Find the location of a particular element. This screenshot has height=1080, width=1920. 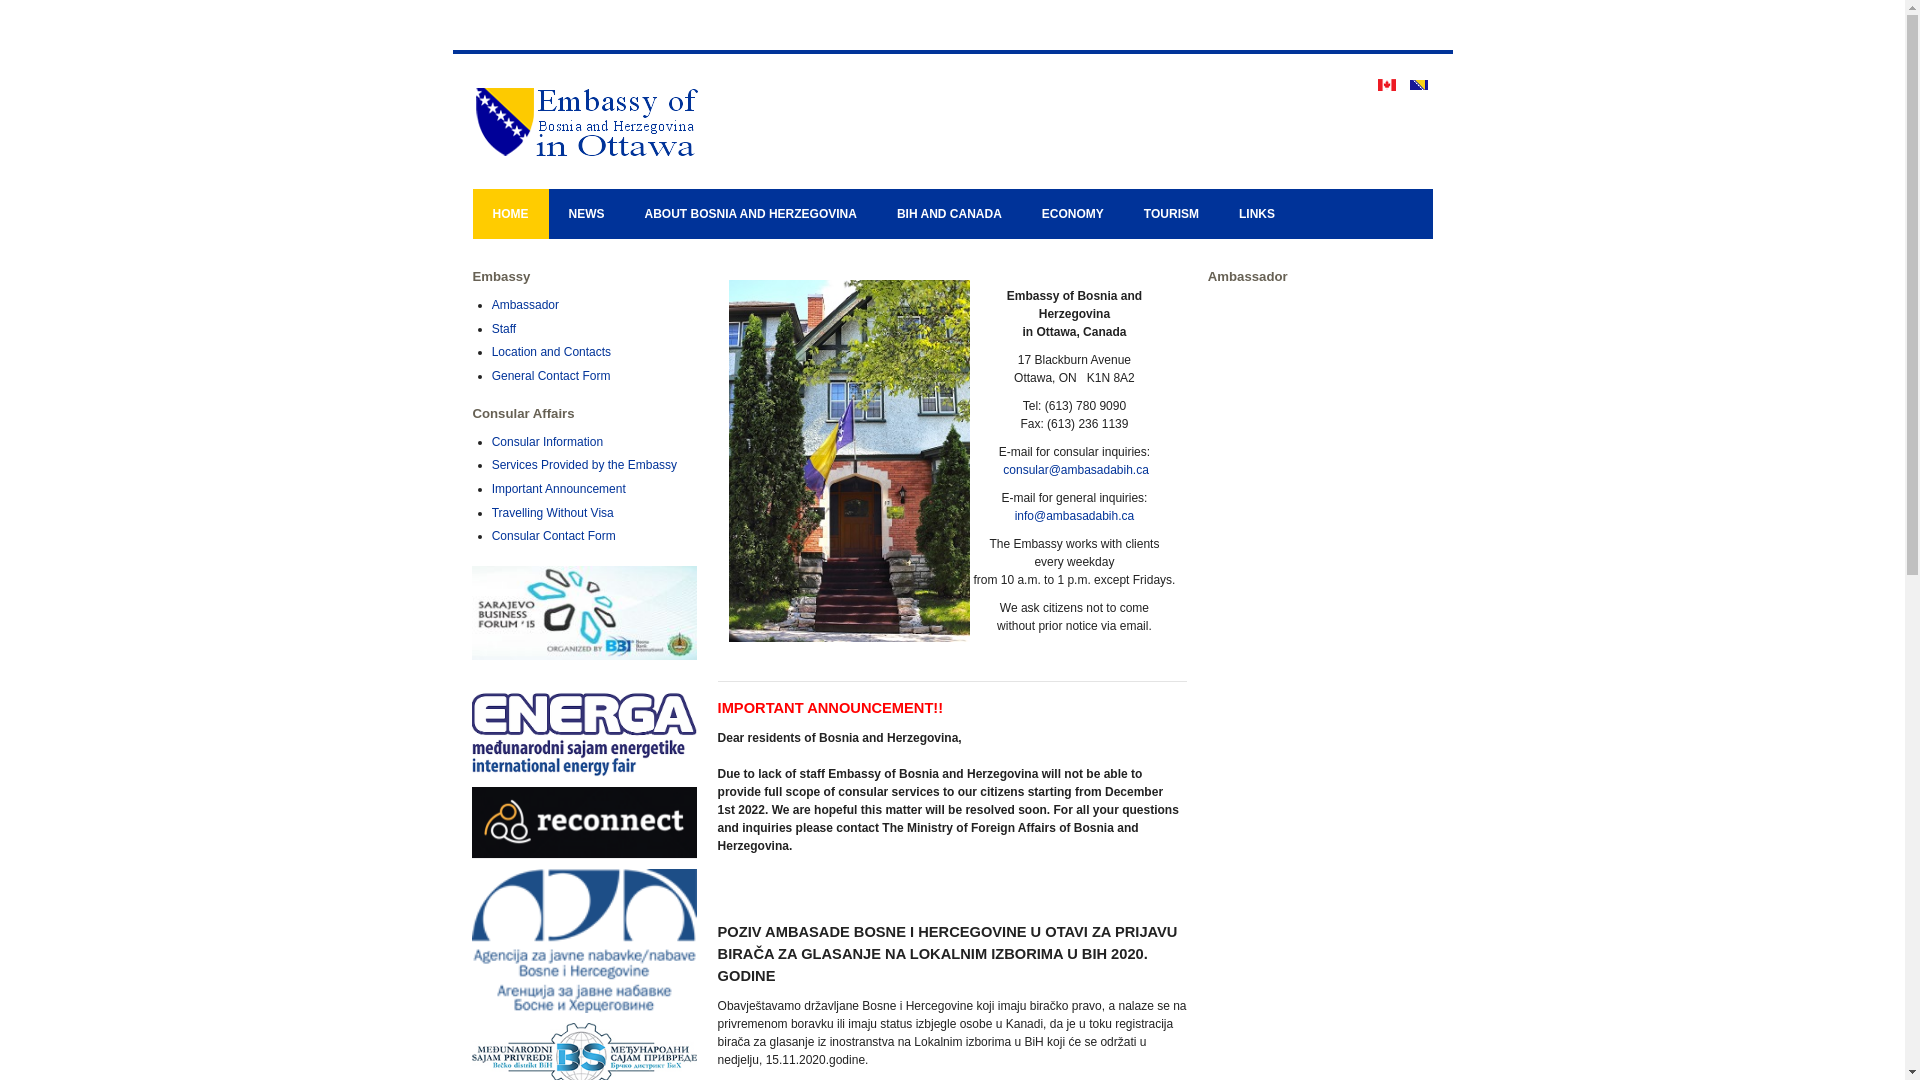

'TOURISM' is located at coordinates (1171, 213).